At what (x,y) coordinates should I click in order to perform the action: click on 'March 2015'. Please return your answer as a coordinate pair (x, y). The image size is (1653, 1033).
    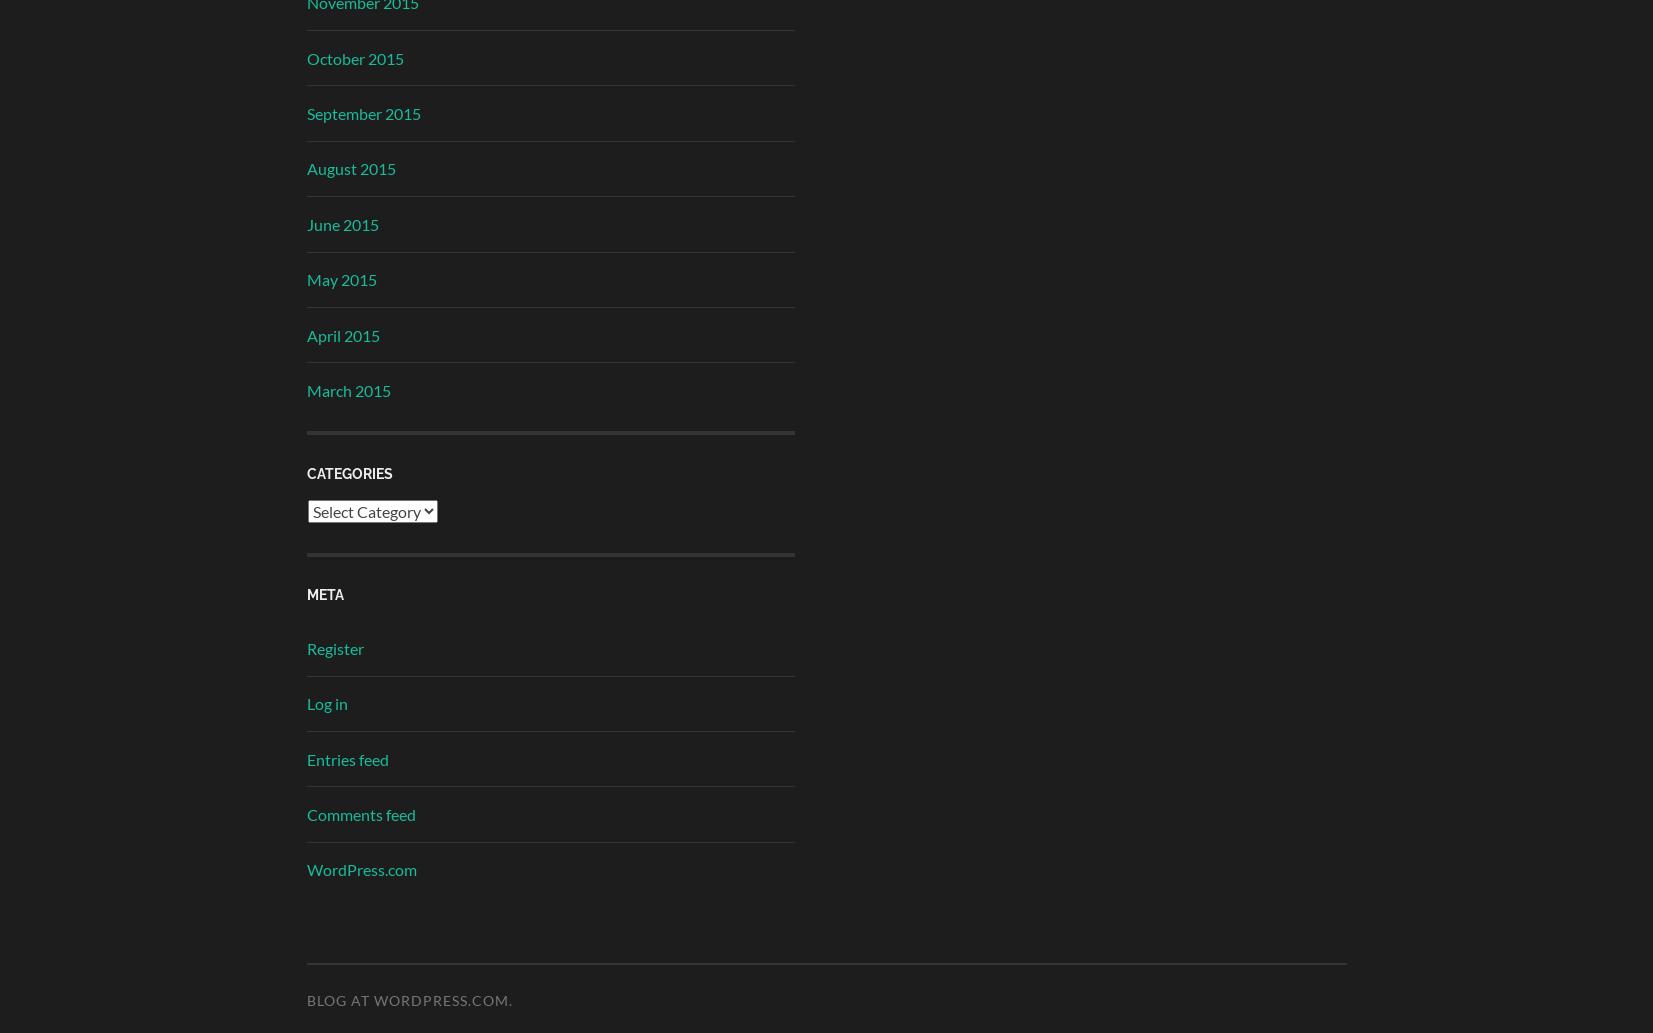
    Looking at the image, I should click on (346, 389).